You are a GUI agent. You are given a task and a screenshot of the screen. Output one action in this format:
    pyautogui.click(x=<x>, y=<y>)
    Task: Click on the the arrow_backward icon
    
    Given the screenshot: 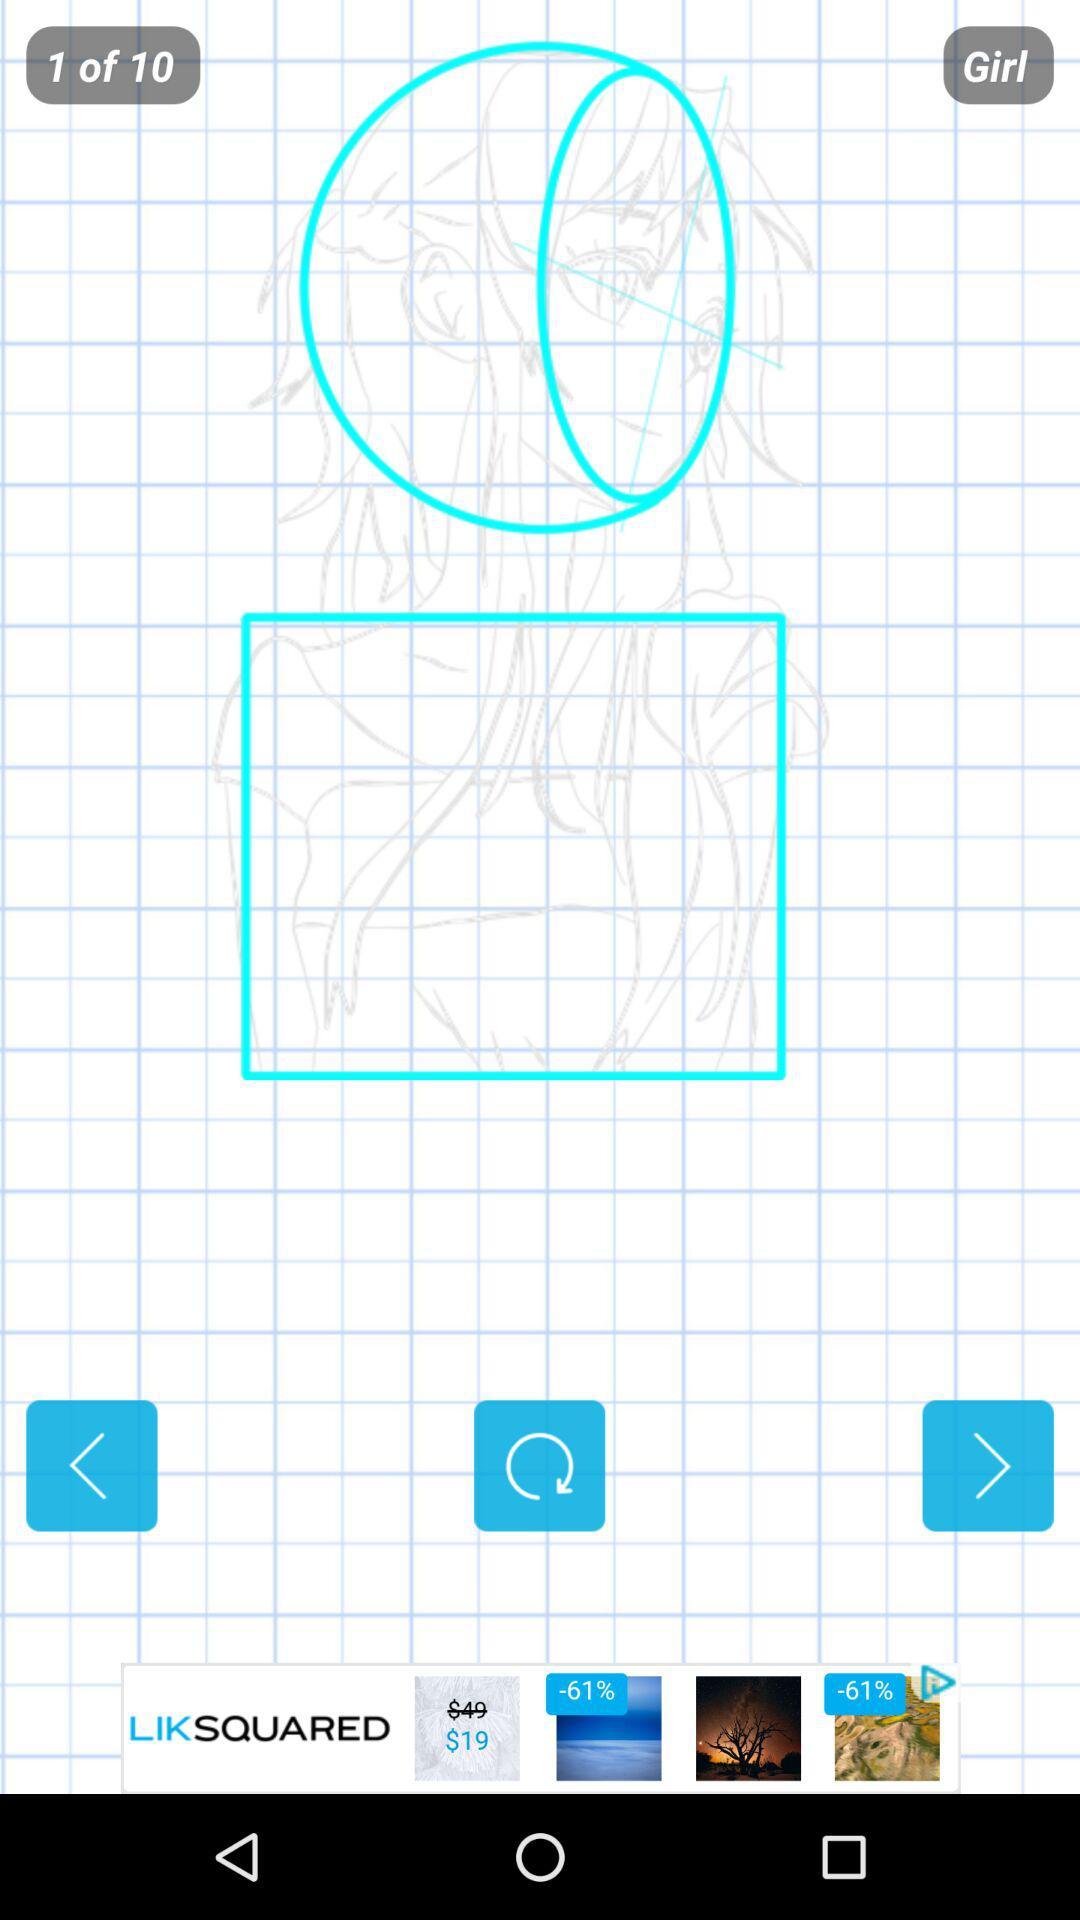 What is the action you would take?
    pyautogui.click(x=91, y=1567)
    